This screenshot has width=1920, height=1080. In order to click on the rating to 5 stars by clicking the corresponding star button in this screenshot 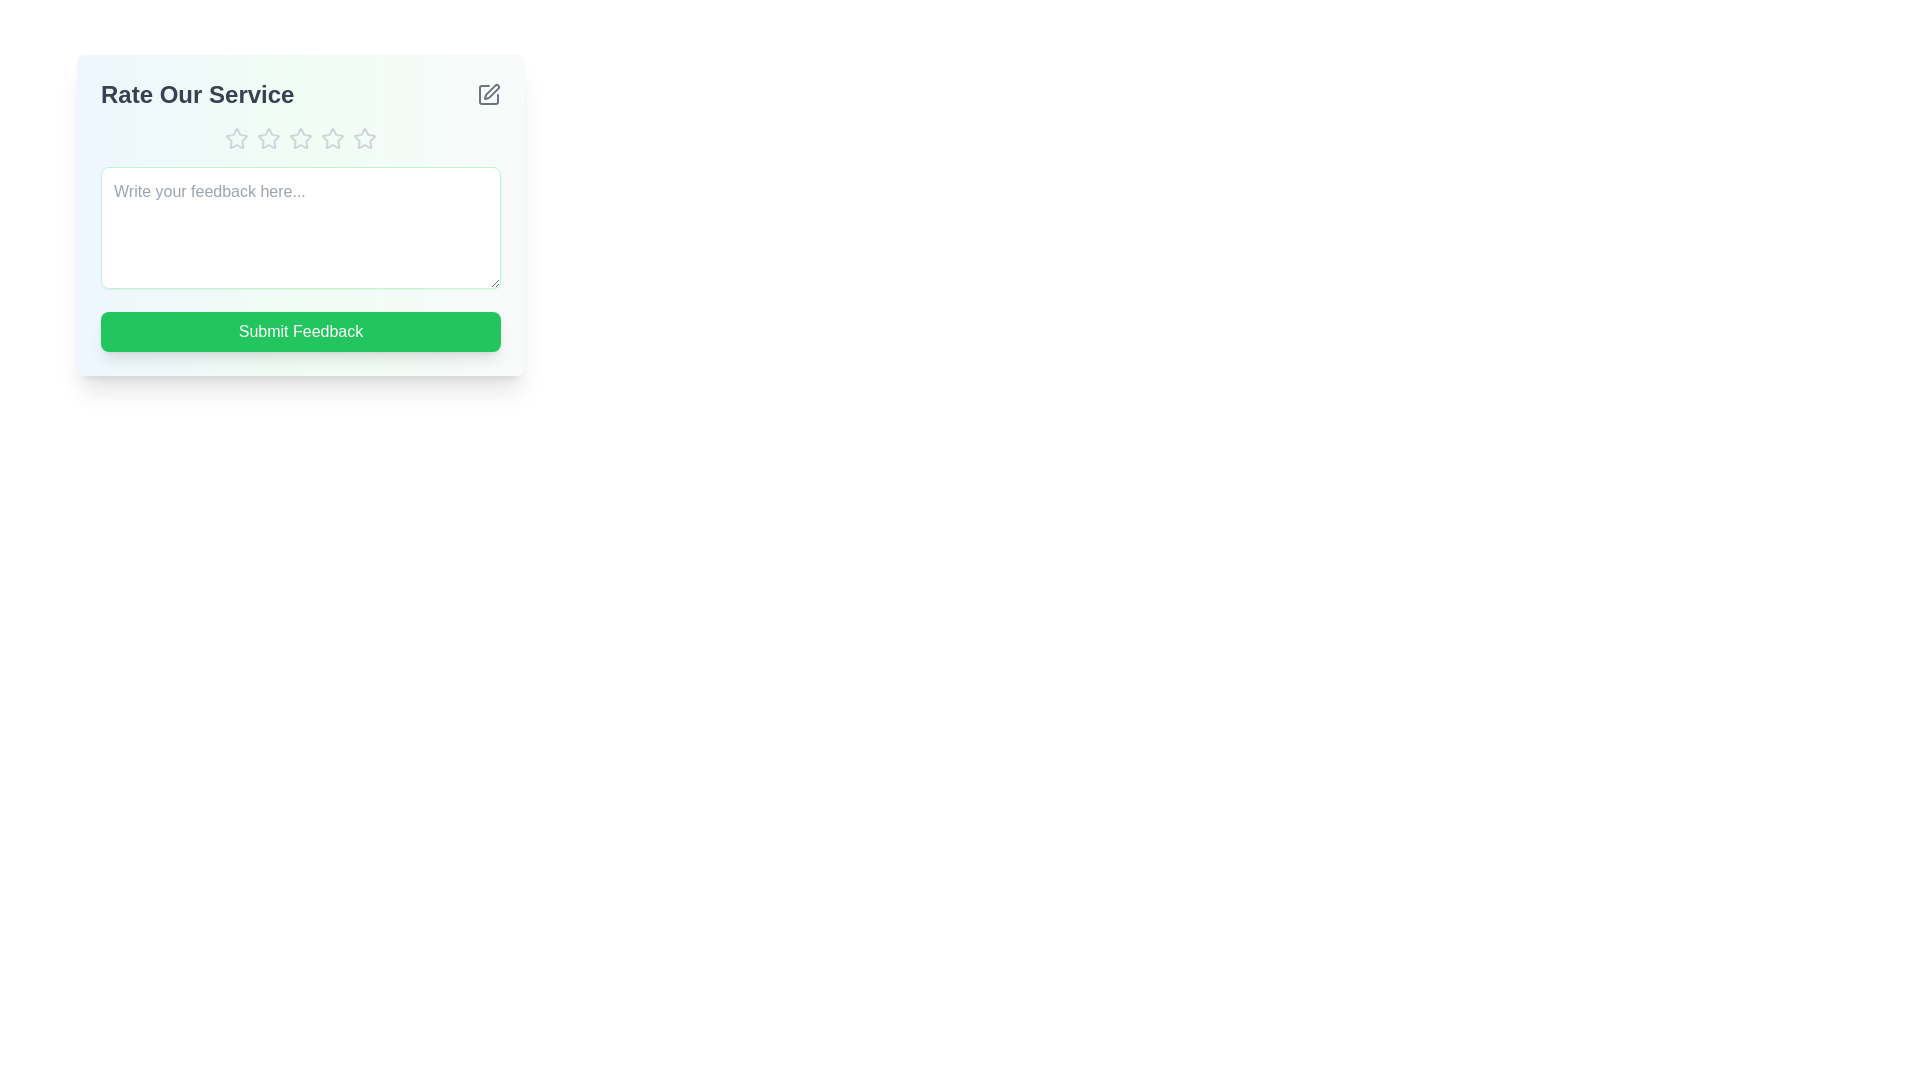, I will do `click(364, 137)`.